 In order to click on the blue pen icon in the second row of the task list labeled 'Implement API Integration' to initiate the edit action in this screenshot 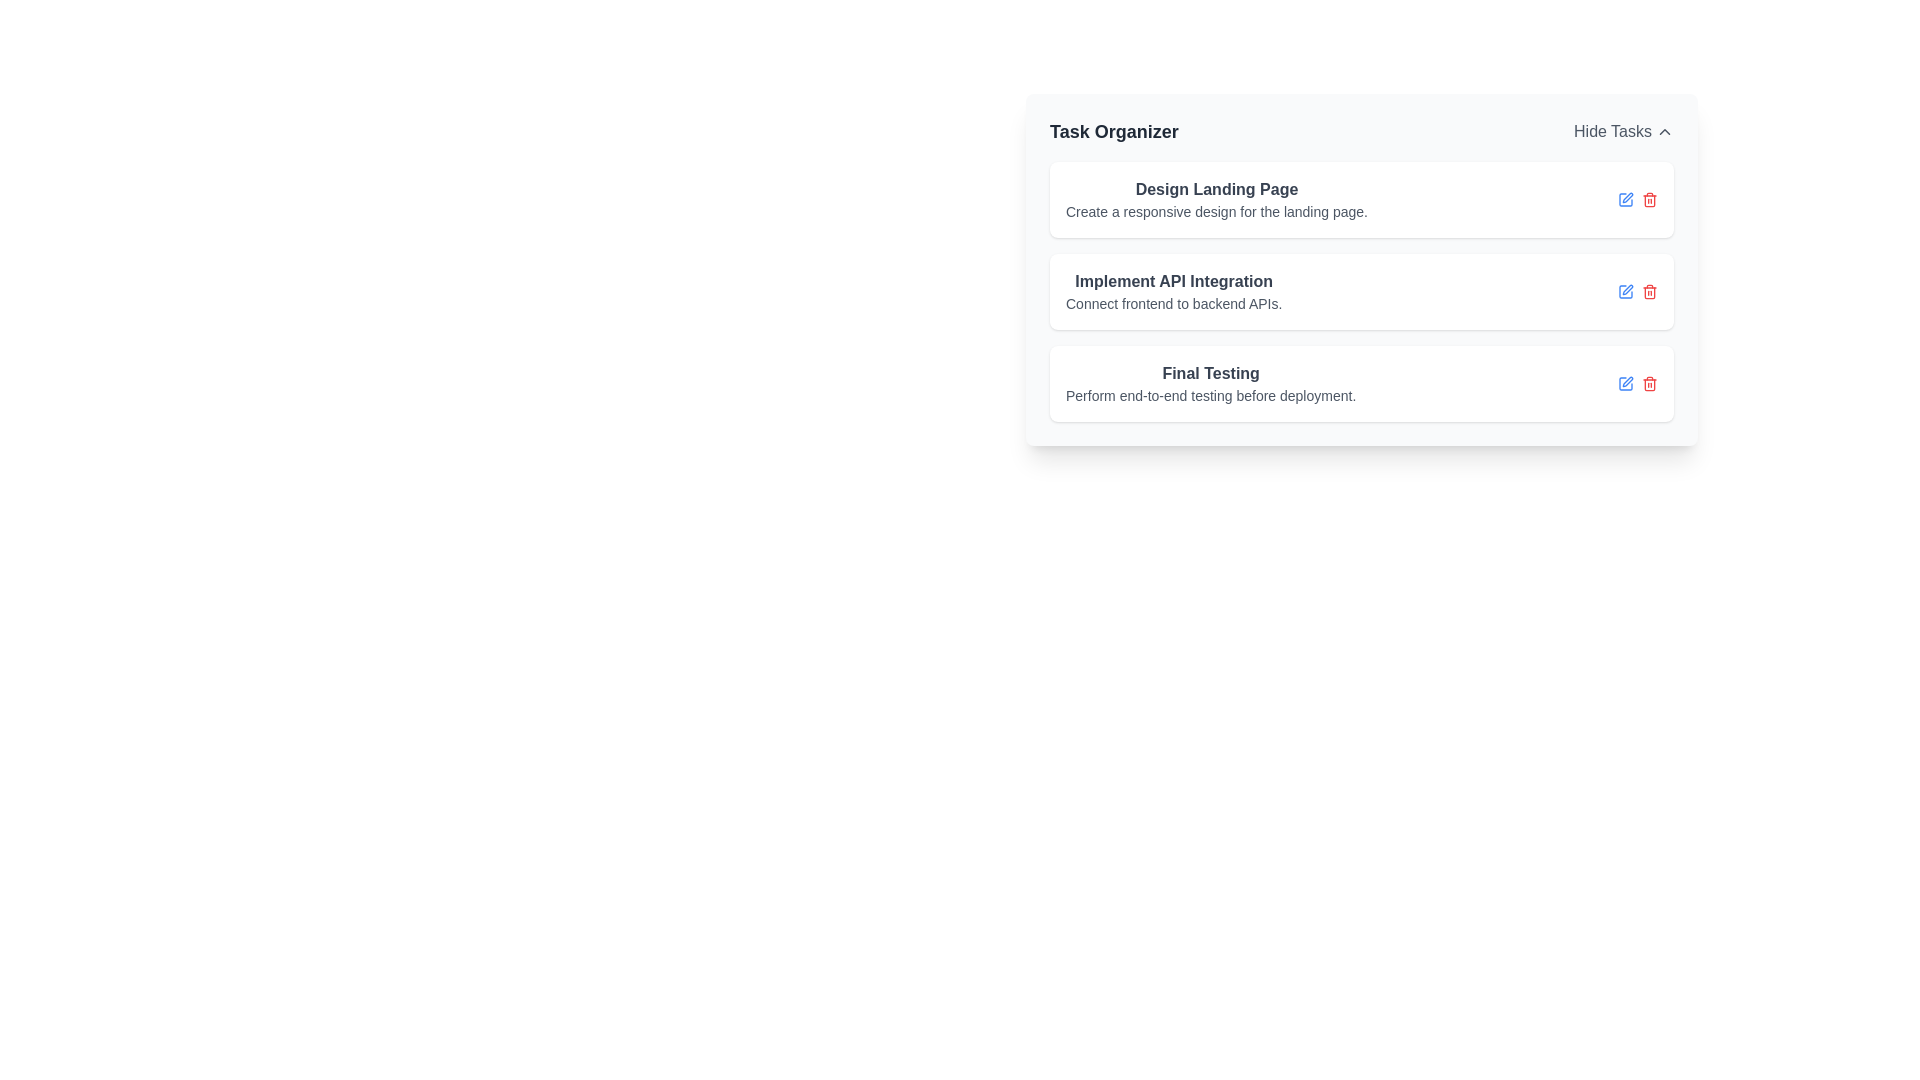, I will do `click(1626, 292)`.